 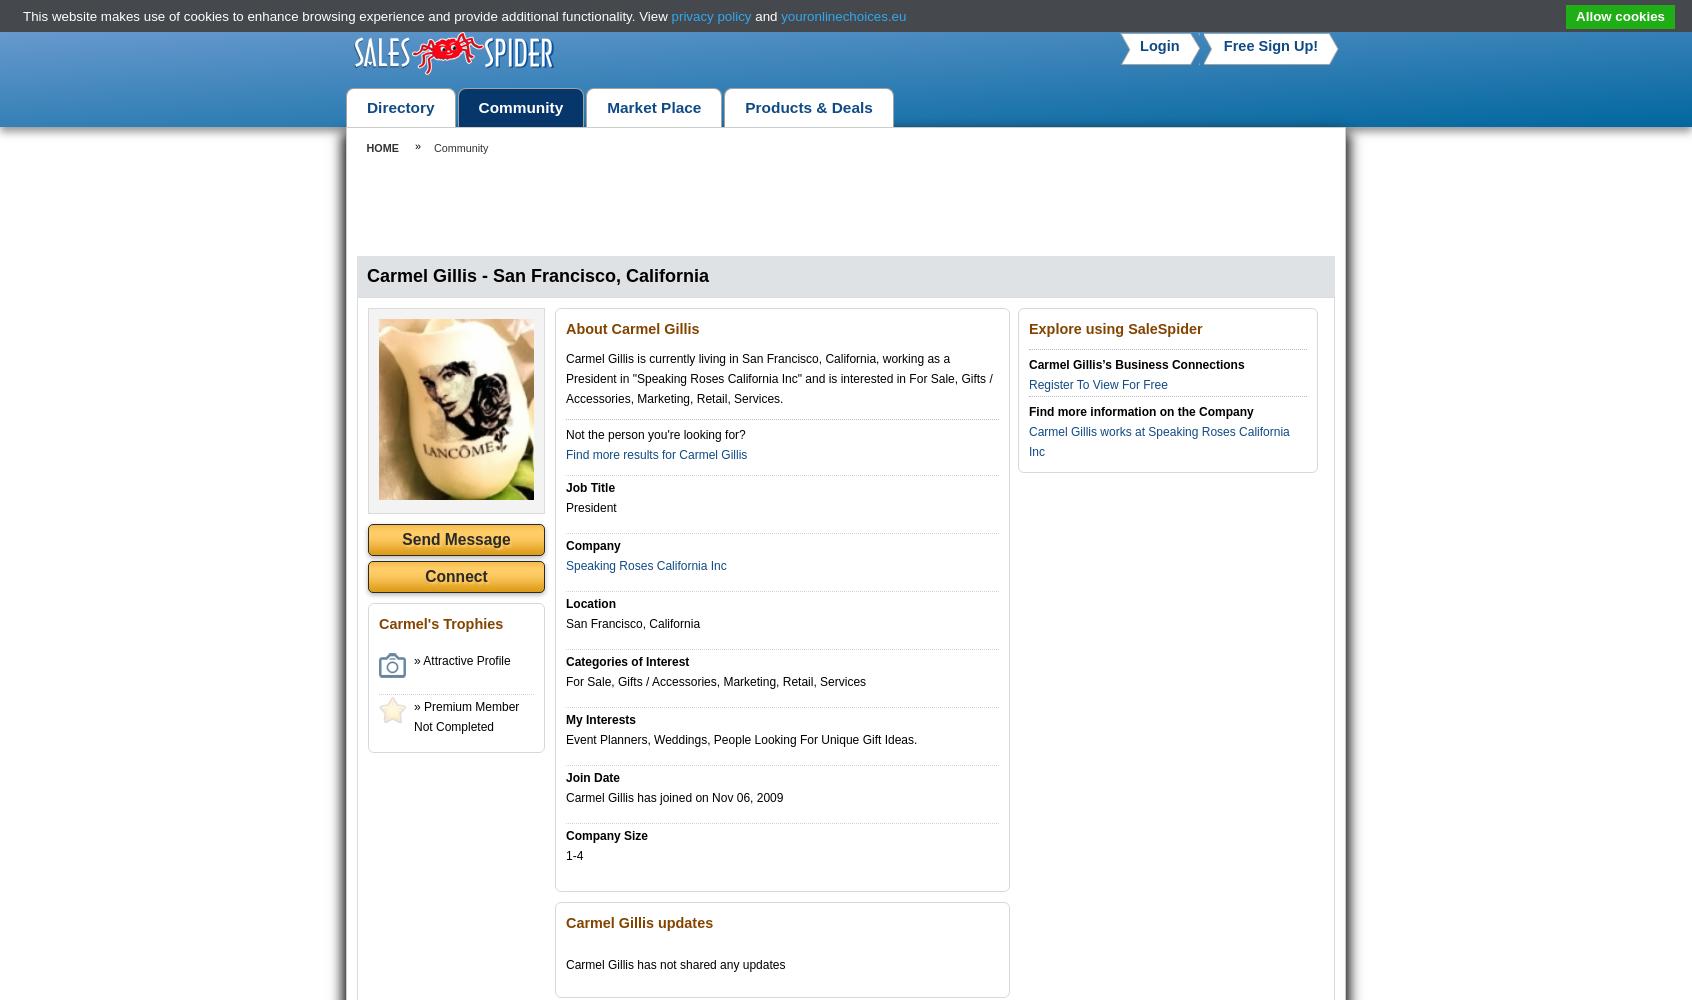 What do you see at coordinates (1158, 441) in the screenshot?
I see `'Carmel Gillis works at Speaking Roses California Inc'` at bounding box center [1158, 441].